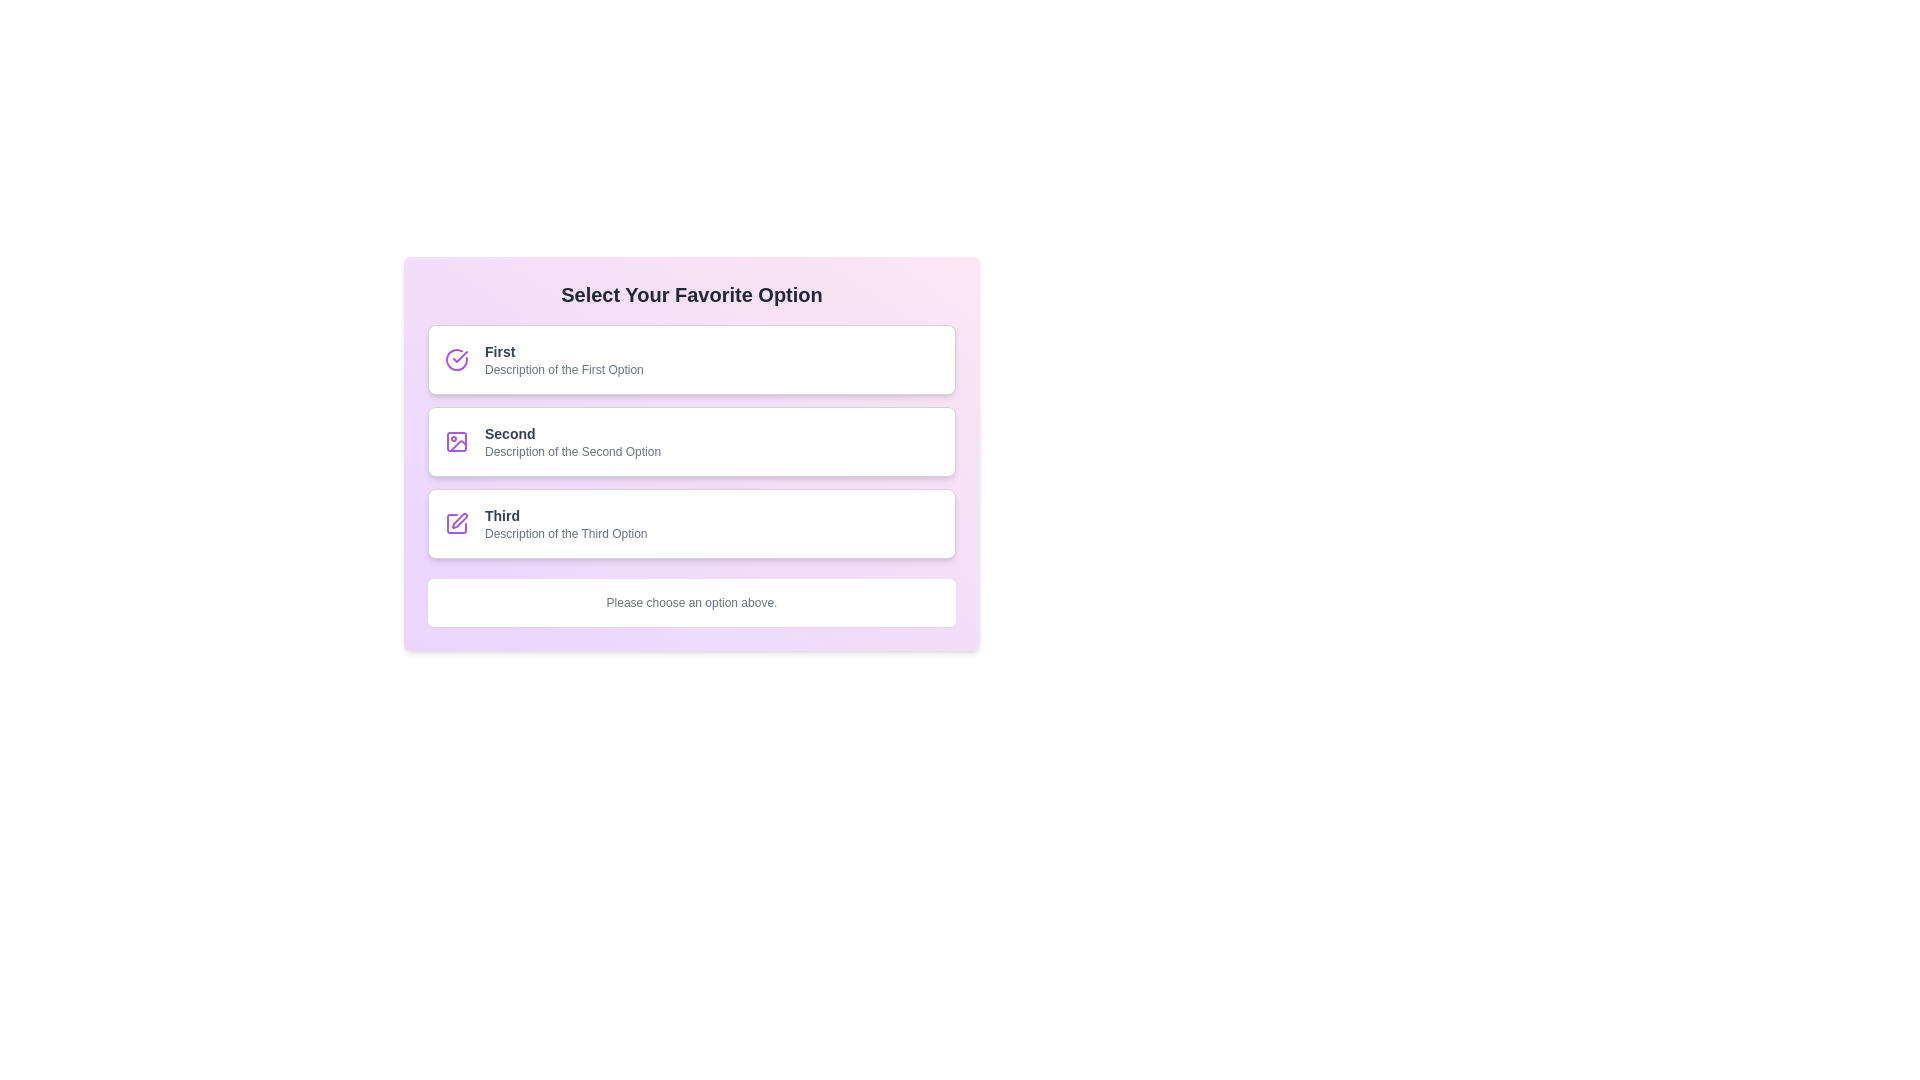 The width and height of the screenshot is (1920, 1080). I want to click on the purple media icon representing an image frame located to the left of the text 'Second Description of the Second Option' in the second option card labeled 'Second', so click(455, 441).